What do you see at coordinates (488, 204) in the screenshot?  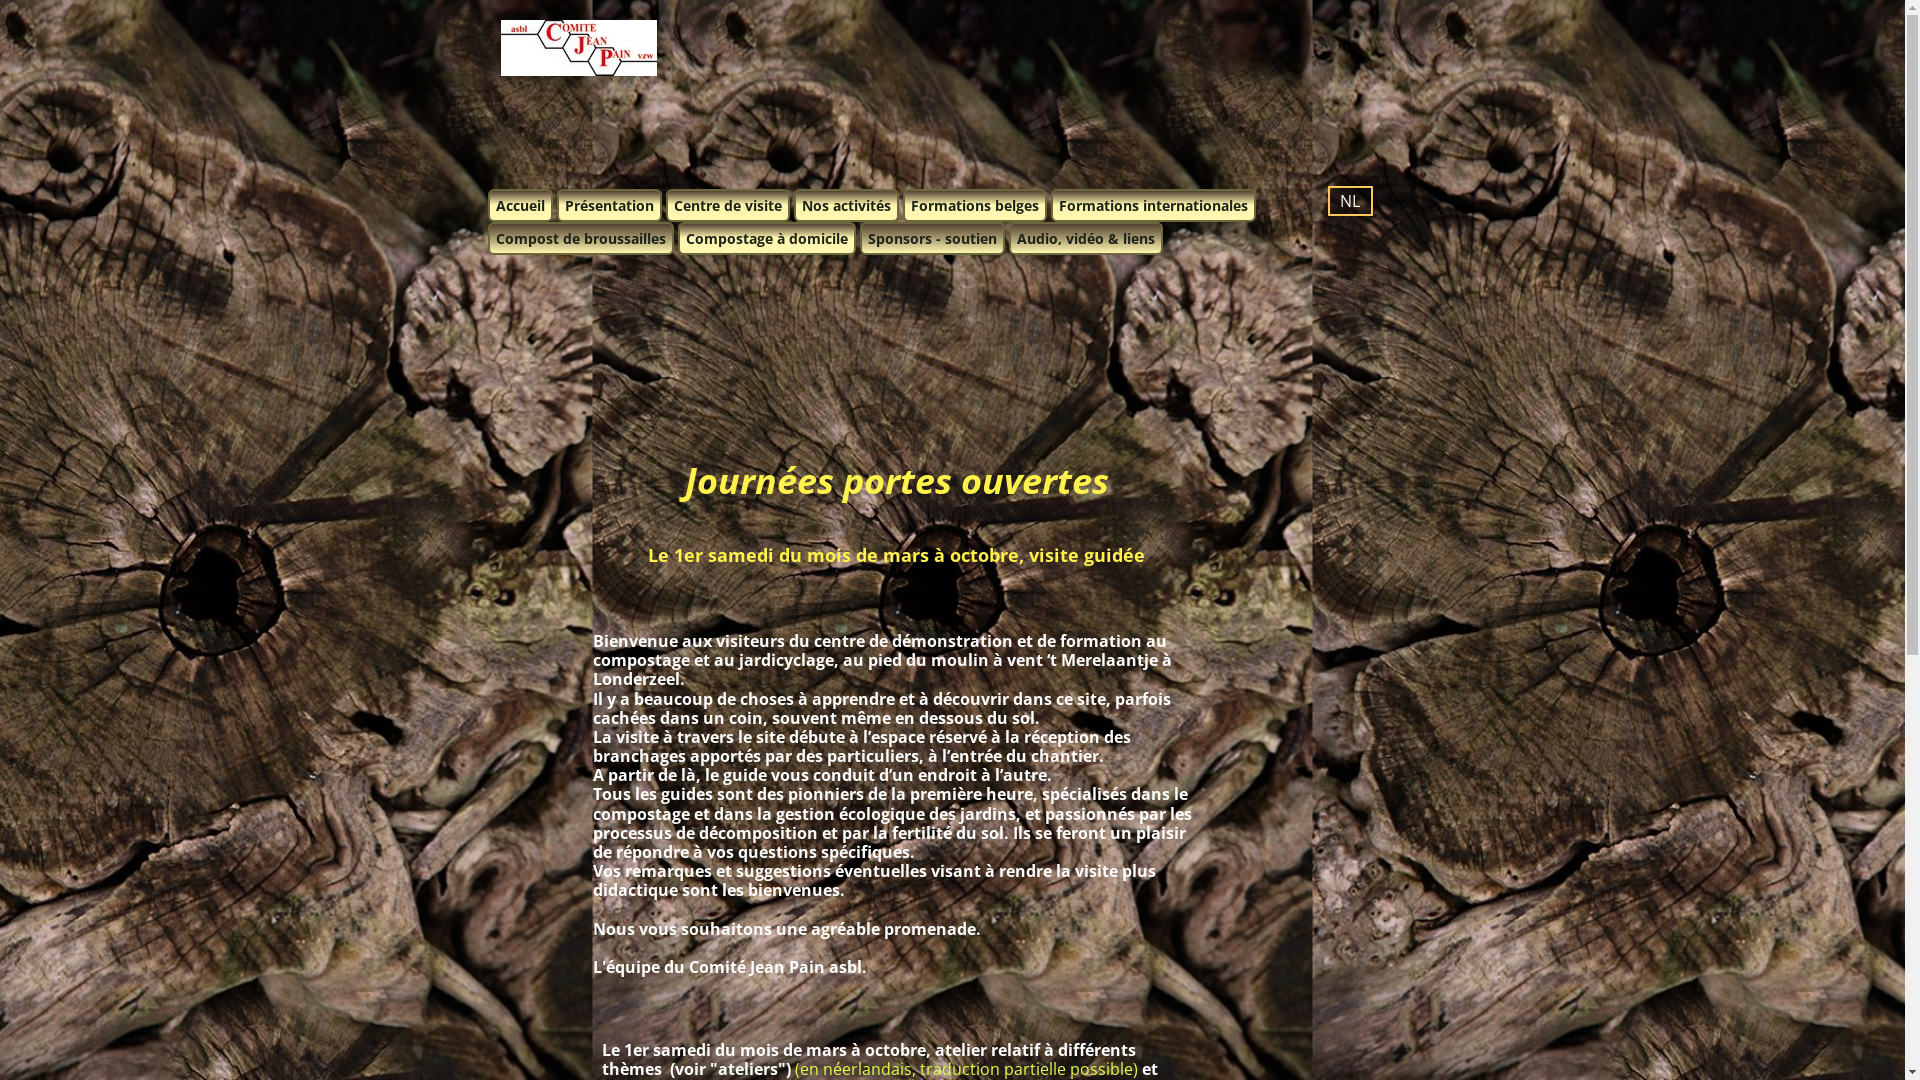 I see `'Accueil'` at bounding box center [488, 204].